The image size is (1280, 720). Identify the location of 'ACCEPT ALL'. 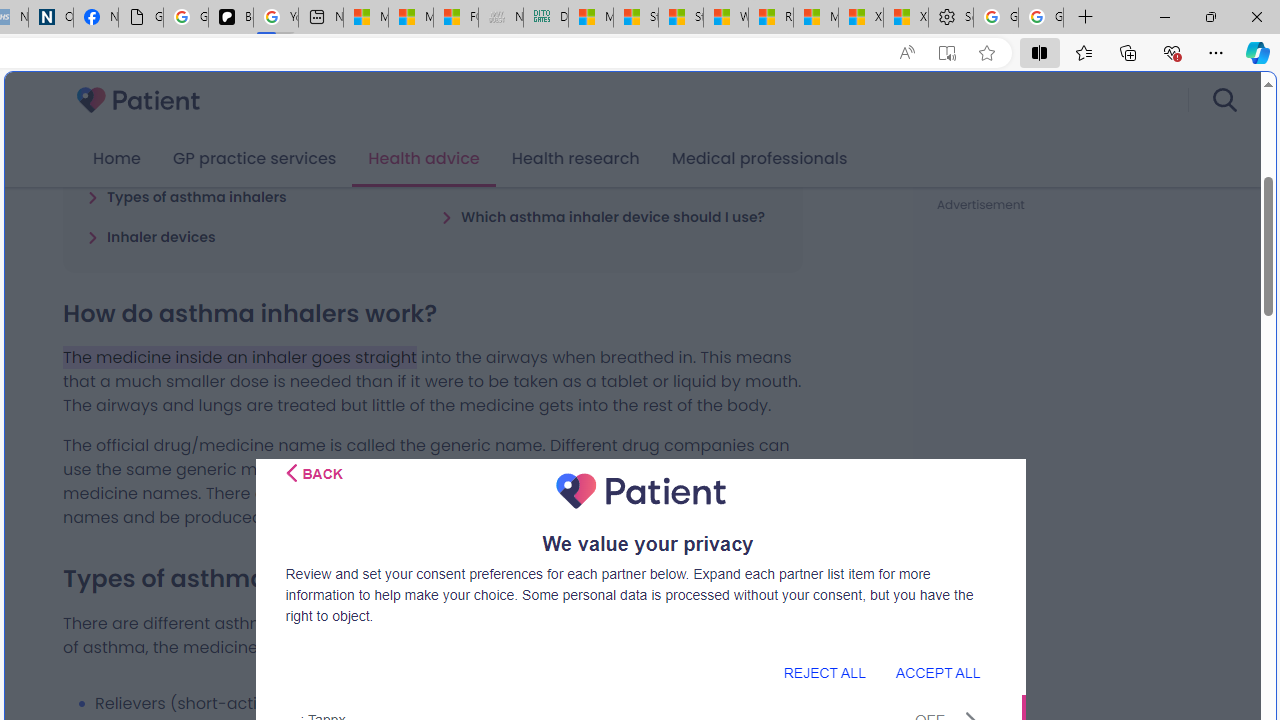
(936, 672).